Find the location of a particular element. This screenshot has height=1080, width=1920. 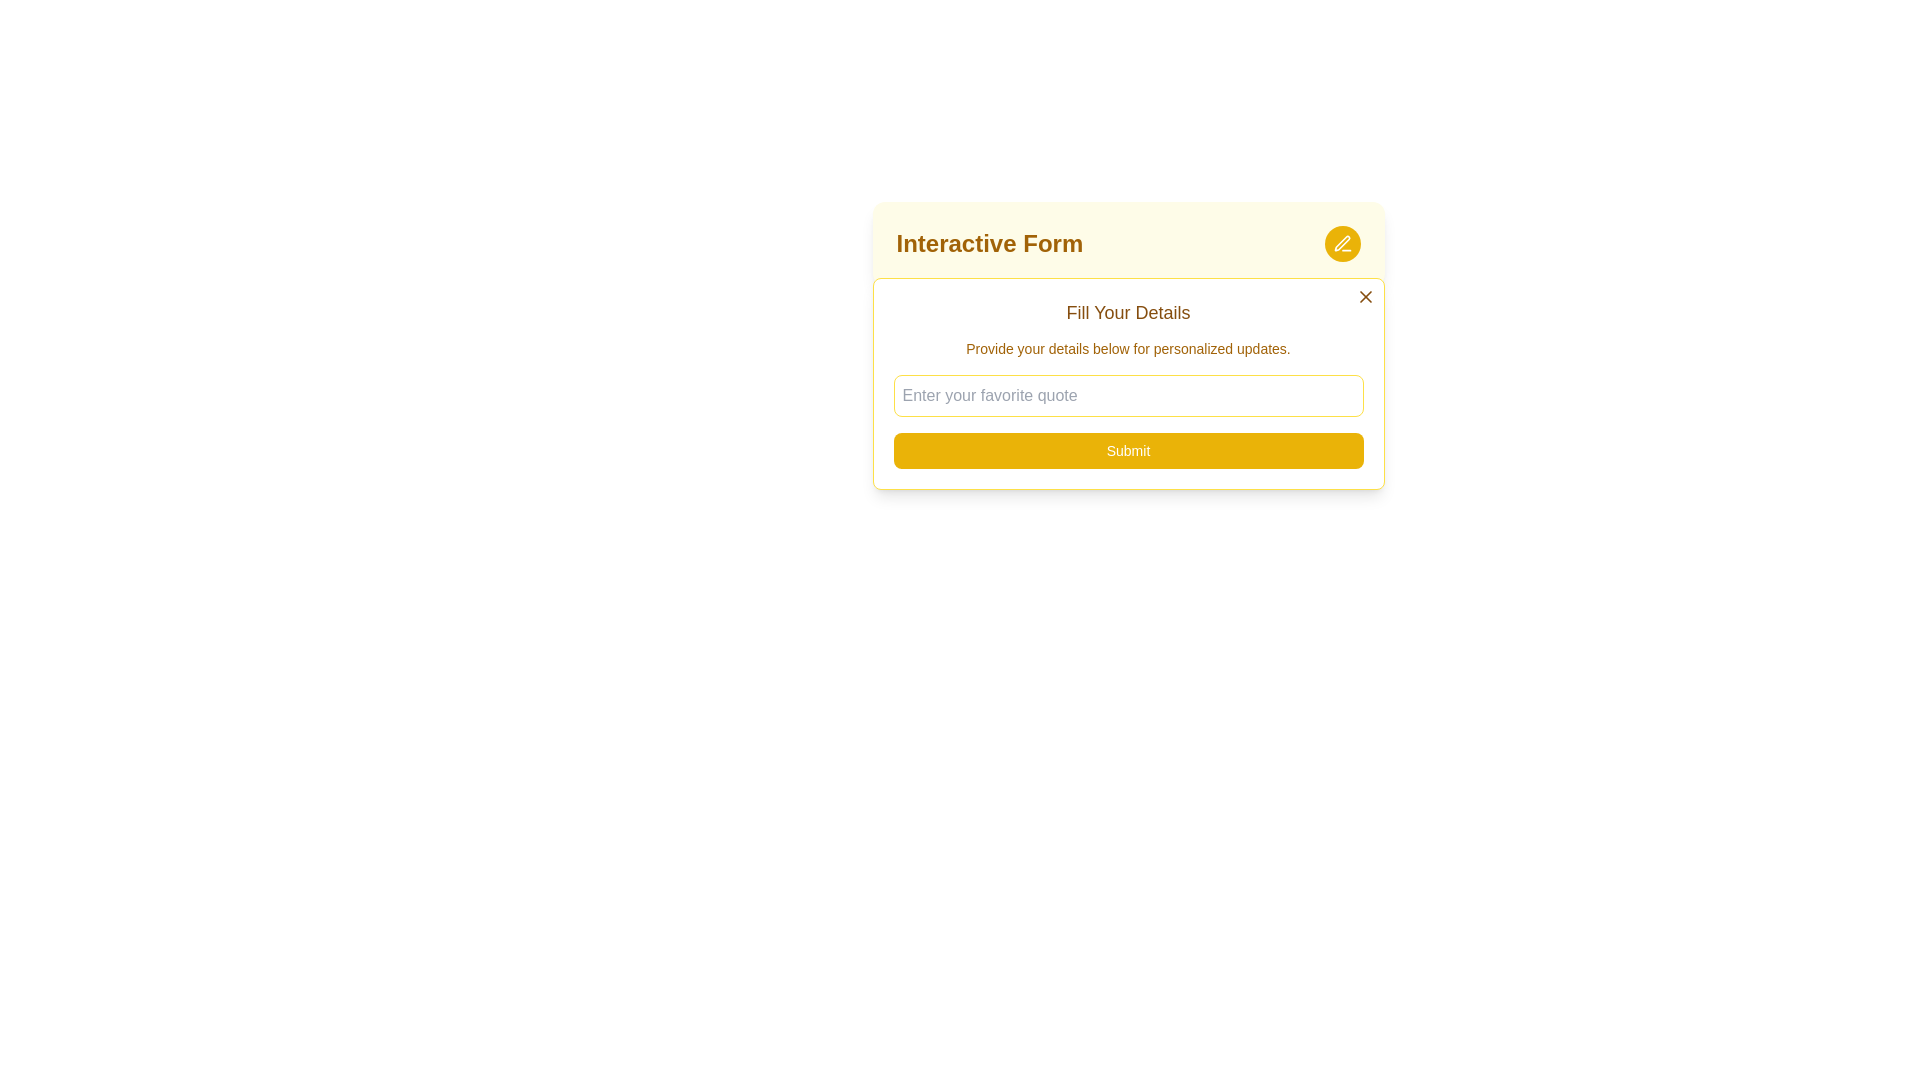

the circular button with a yellow background and a white pen icon located beside the header text 'Interactive Form' is located at coordinates (1342, 242).